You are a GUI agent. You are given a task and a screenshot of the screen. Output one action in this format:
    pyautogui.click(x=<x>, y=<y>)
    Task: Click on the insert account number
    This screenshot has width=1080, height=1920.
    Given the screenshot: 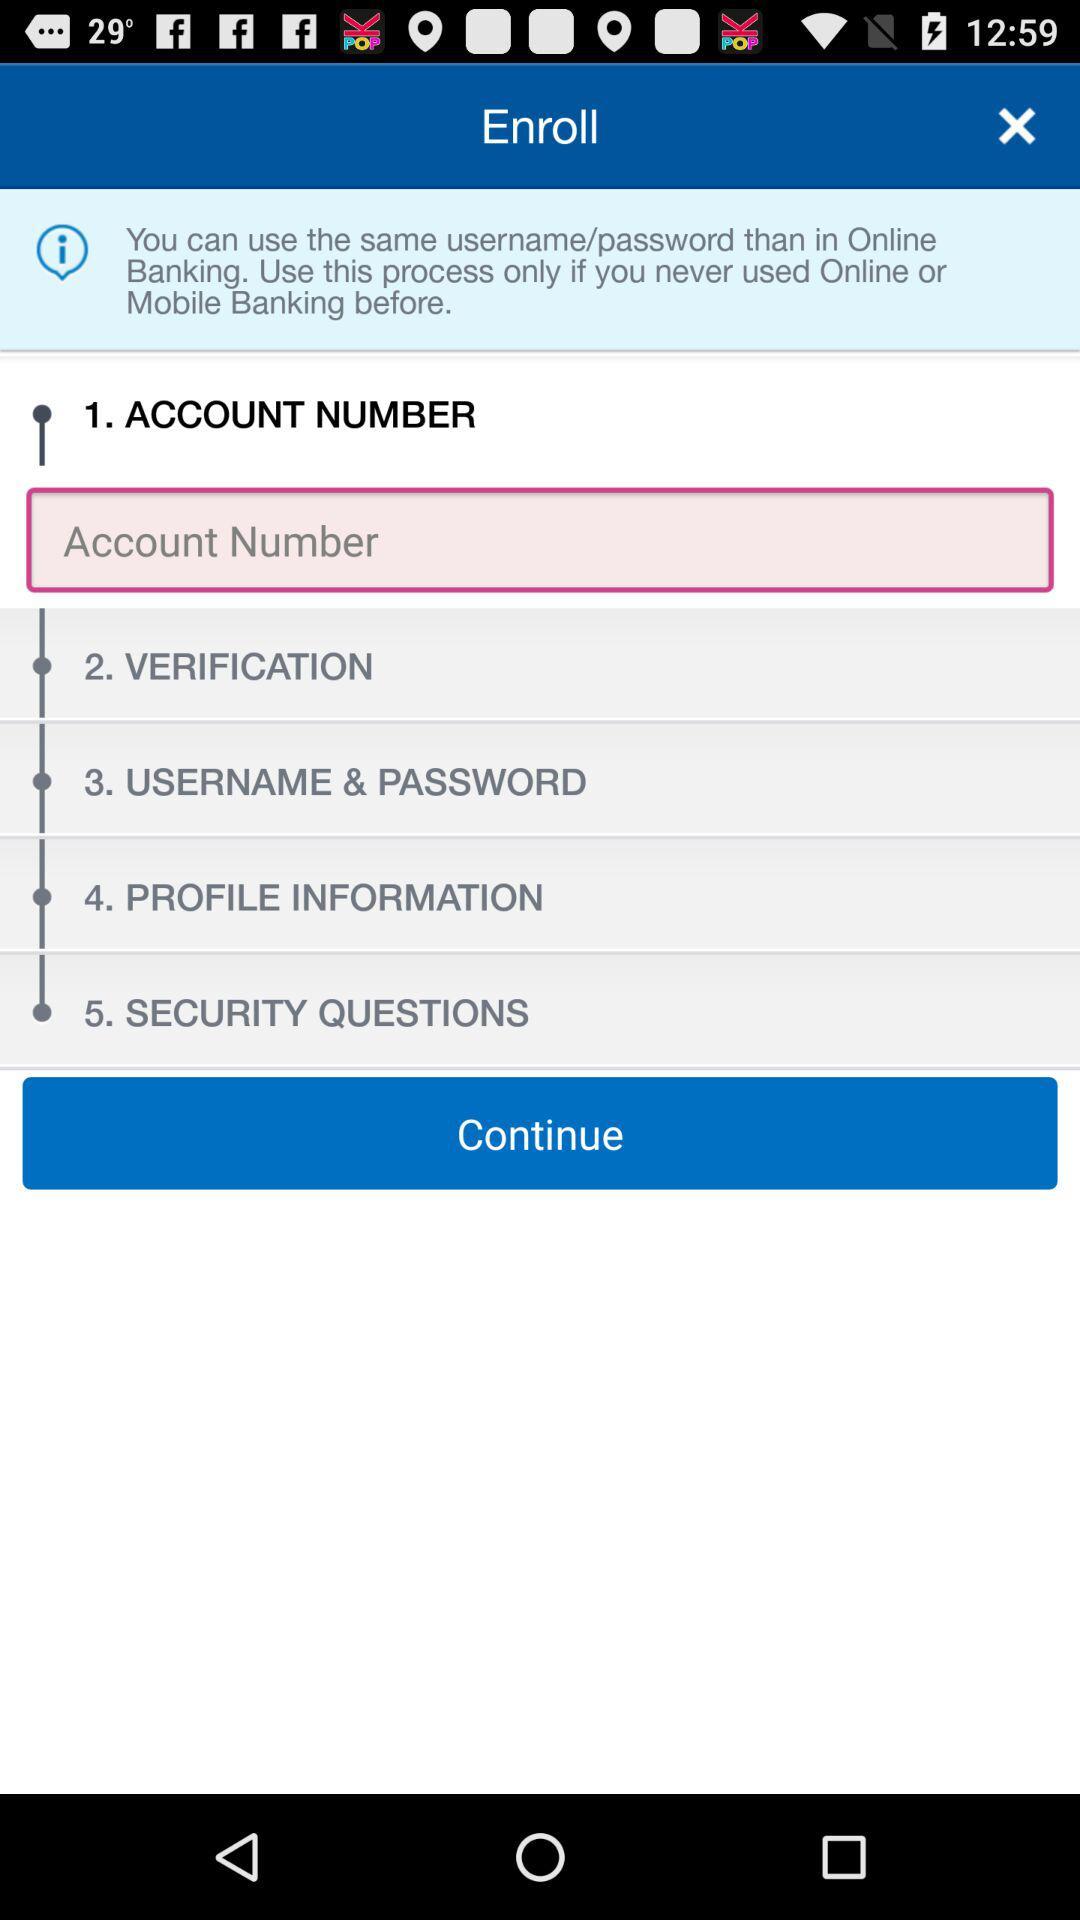 What is the action you would take?
    pyautogui.click(x=540, y=539)
    